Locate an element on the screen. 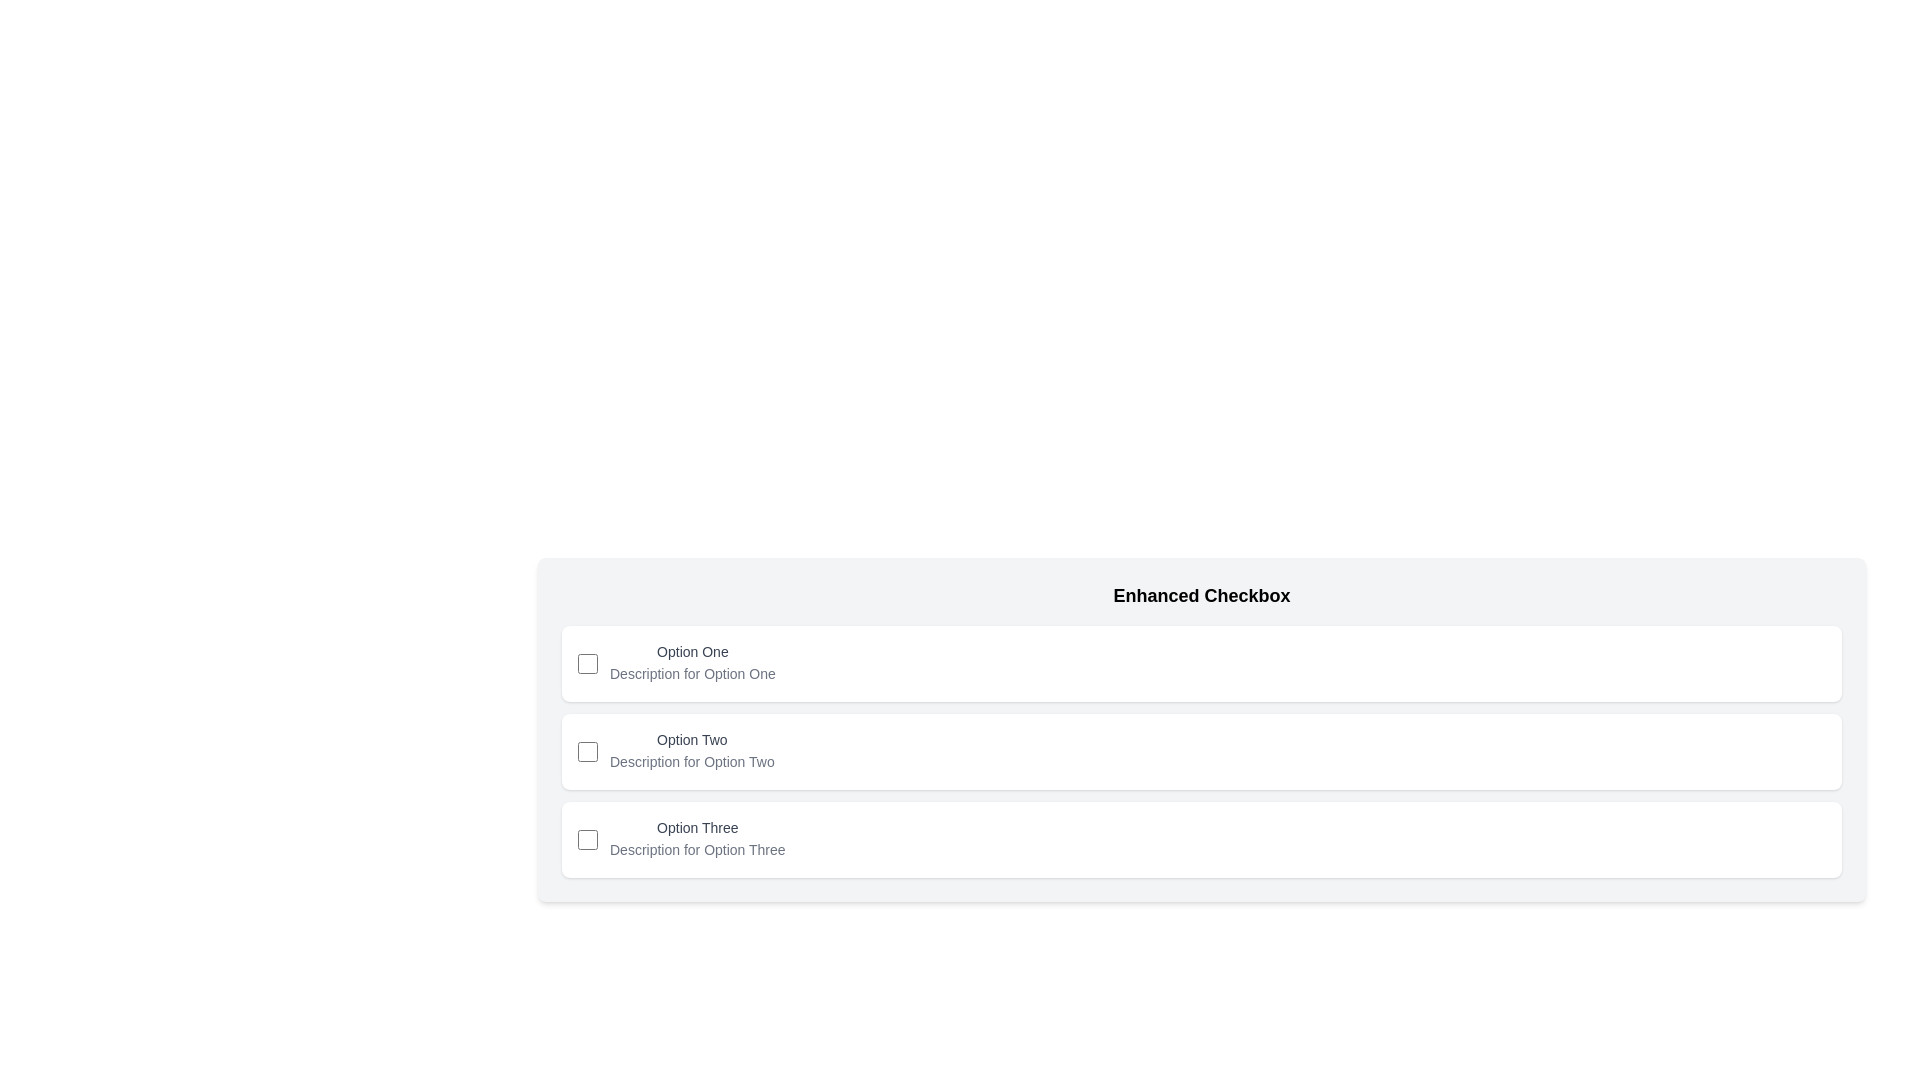  the unmarked checkbox located in the lower section of the third card in a vertical list of three cards is located at coordinates (587, 840).